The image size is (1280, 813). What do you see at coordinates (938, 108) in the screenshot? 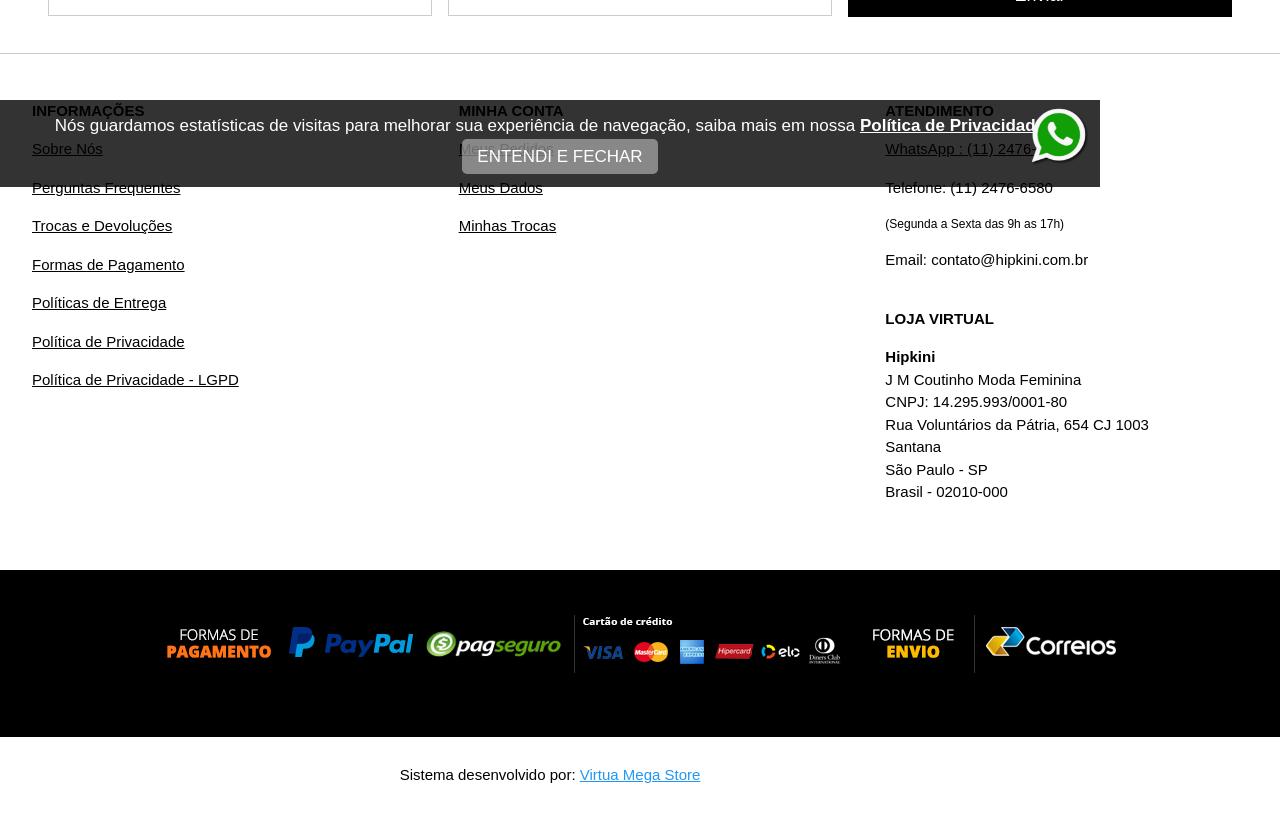
I see `'ATENDIMENTO'` at bounding box center [938, 108].